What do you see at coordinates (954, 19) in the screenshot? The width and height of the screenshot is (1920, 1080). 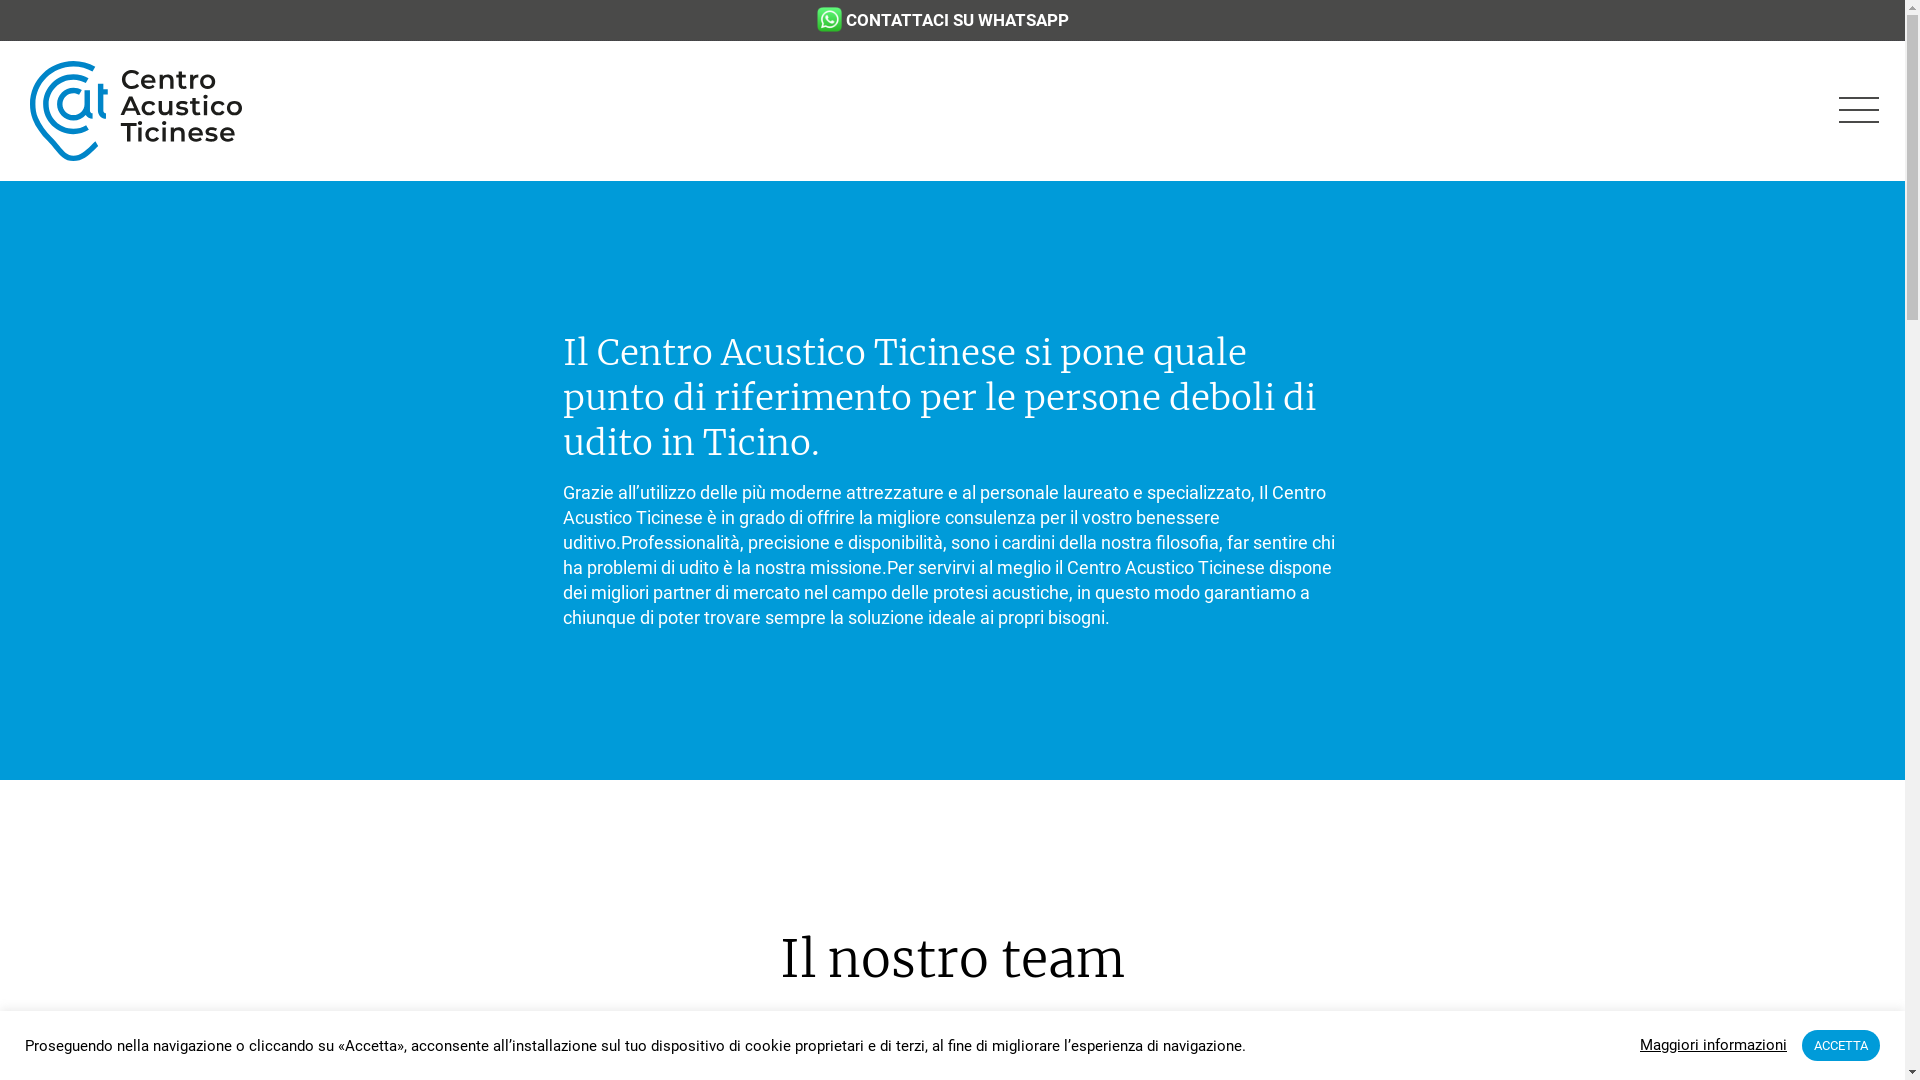 I see `'CONTATTACI SU WHATSAPP'` at bounding box center [954, 19].